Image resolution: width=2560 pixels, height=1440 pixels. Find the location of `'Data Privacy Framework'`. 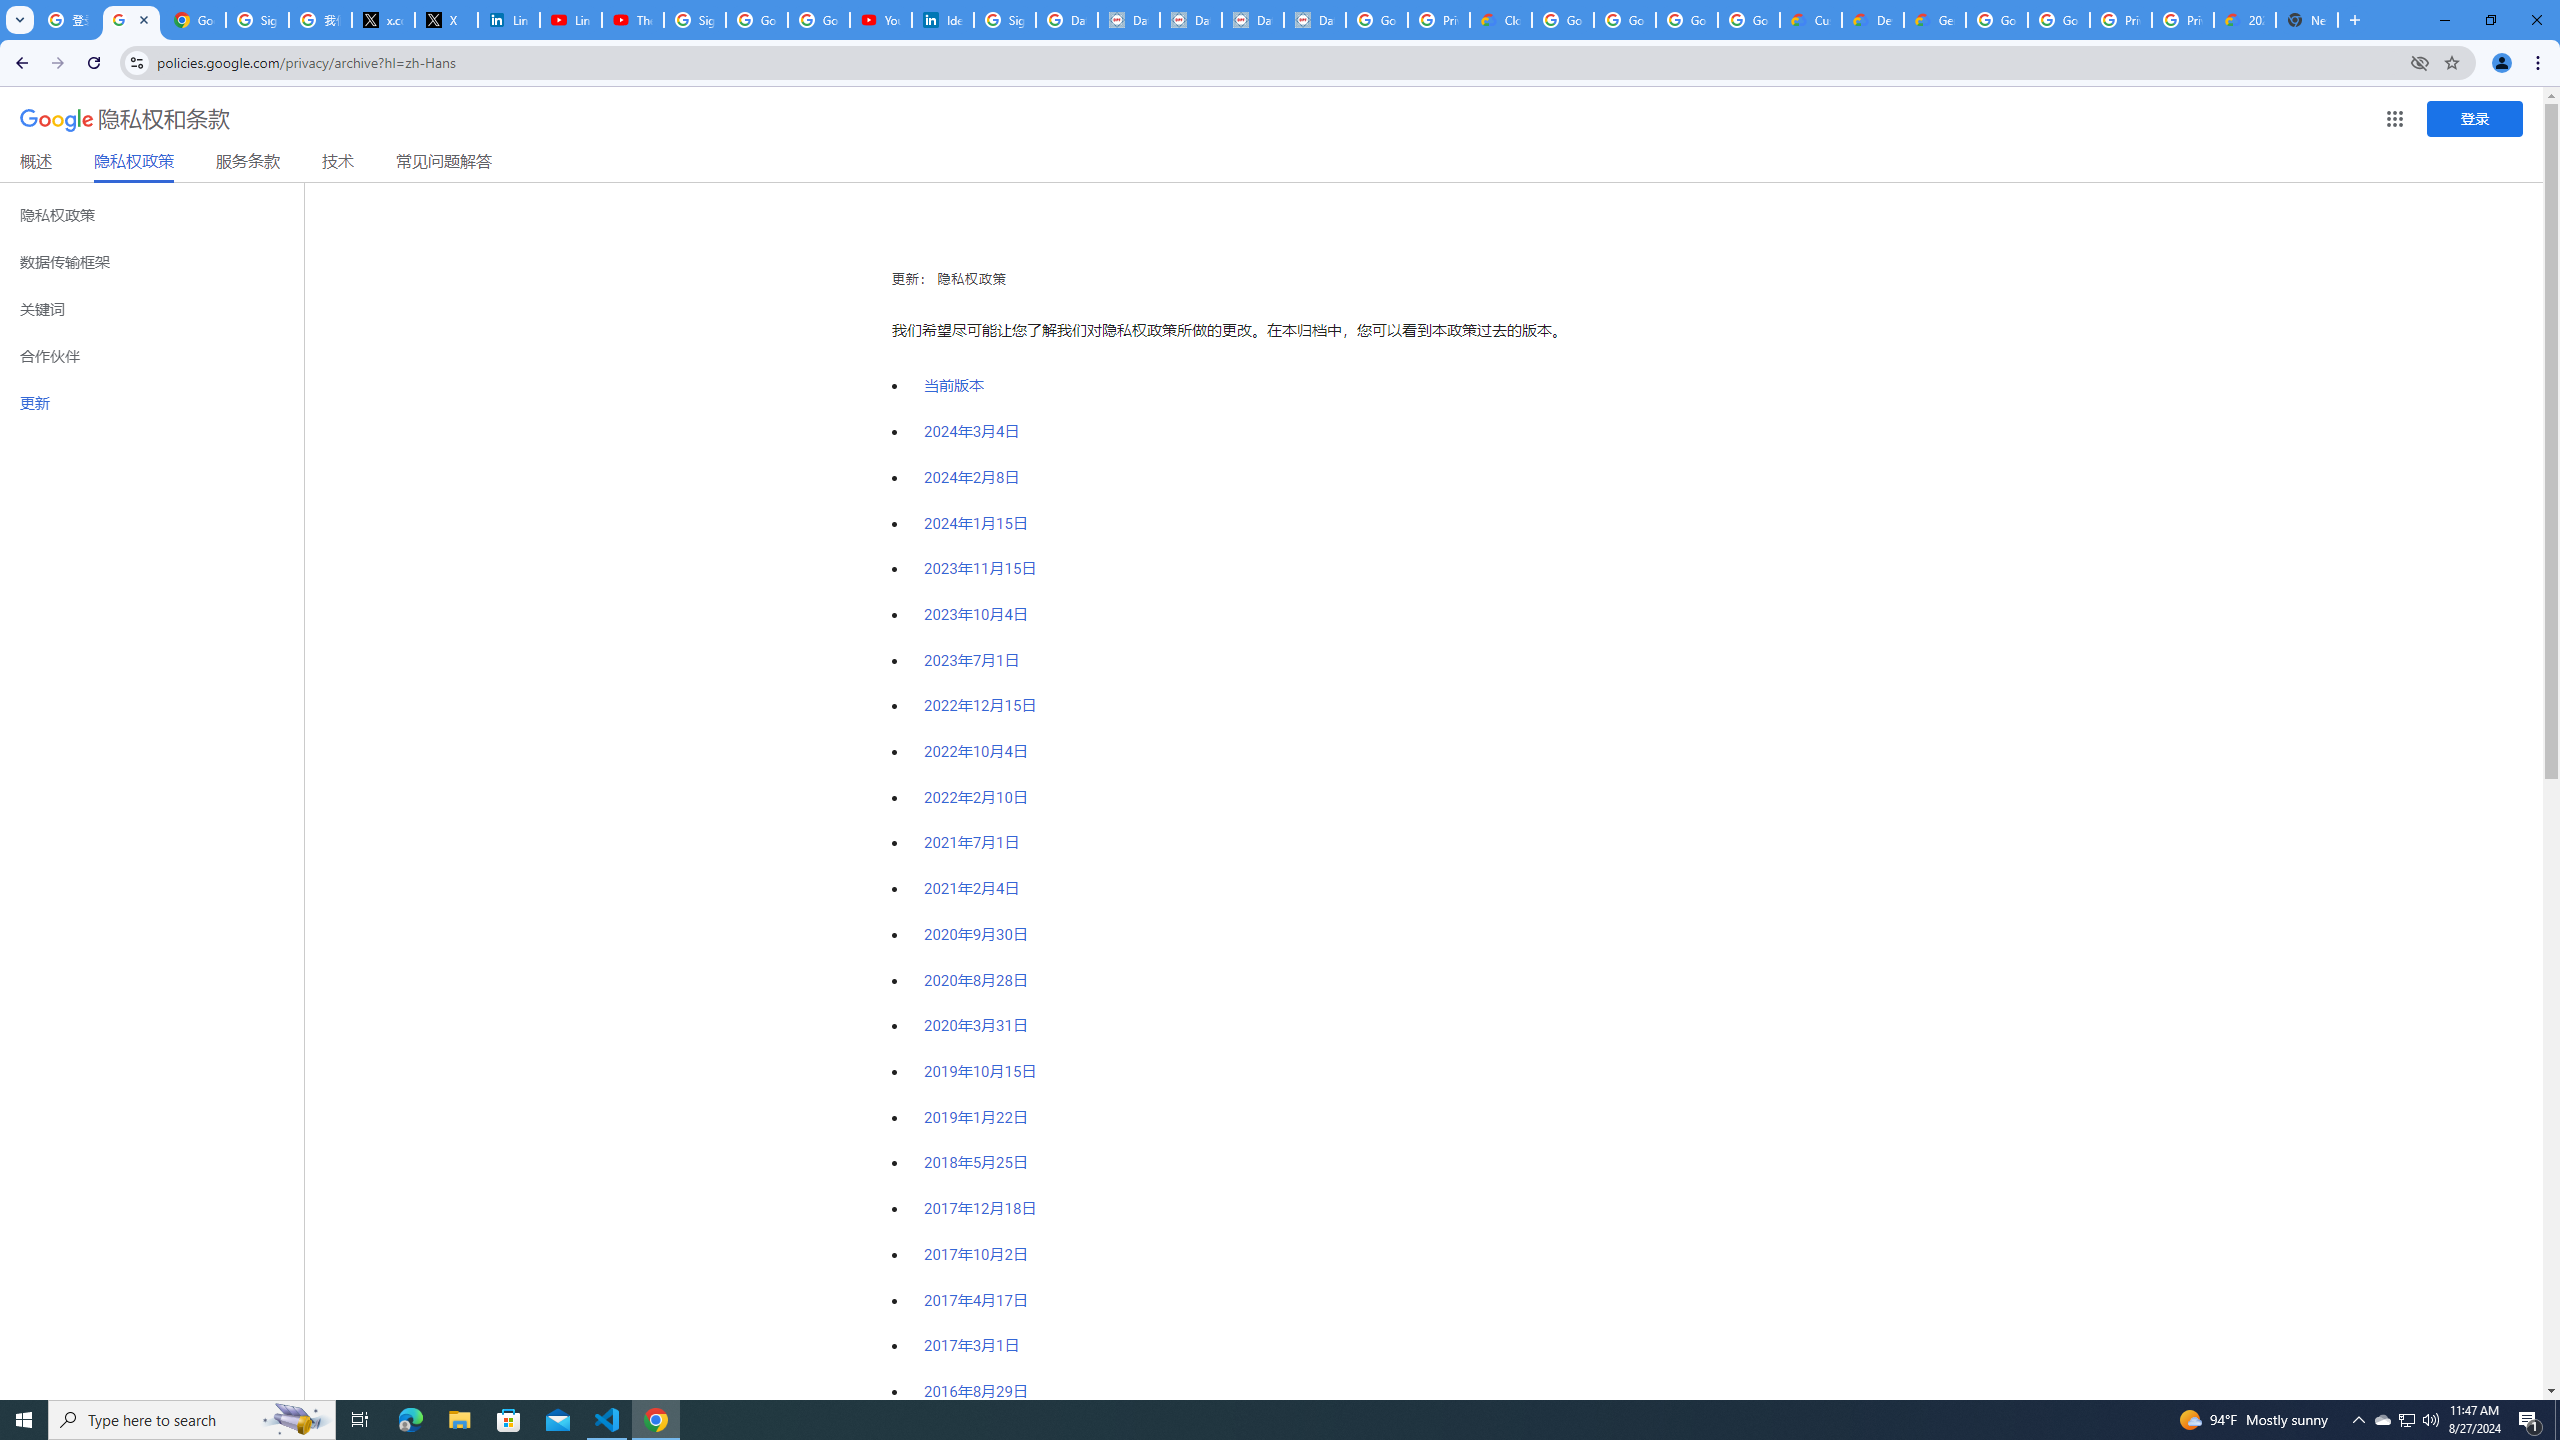

'Data Privacy Framework' is located at coordinates (1190, 19).